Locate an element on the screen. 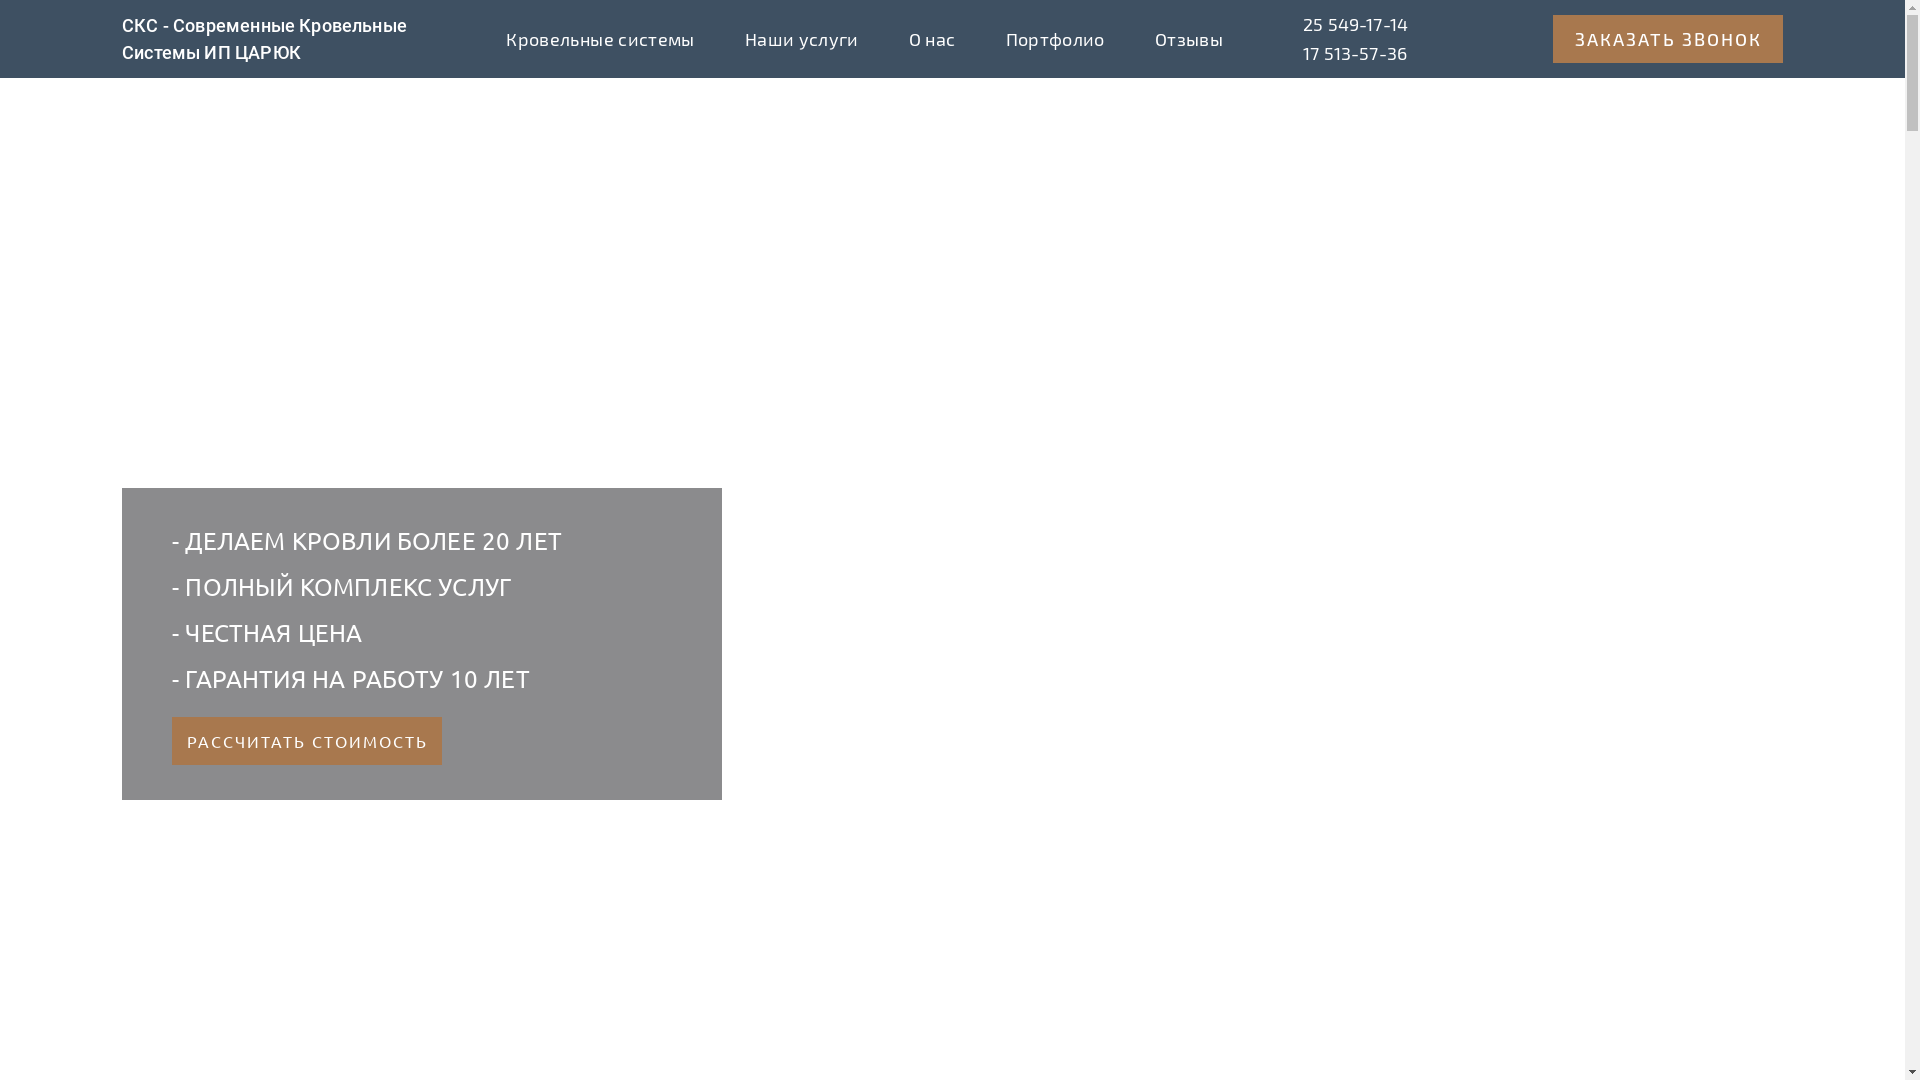 This screenshot has width=1920, height=1080. '25 549-17-14' is located at coordinates (1302, 24).